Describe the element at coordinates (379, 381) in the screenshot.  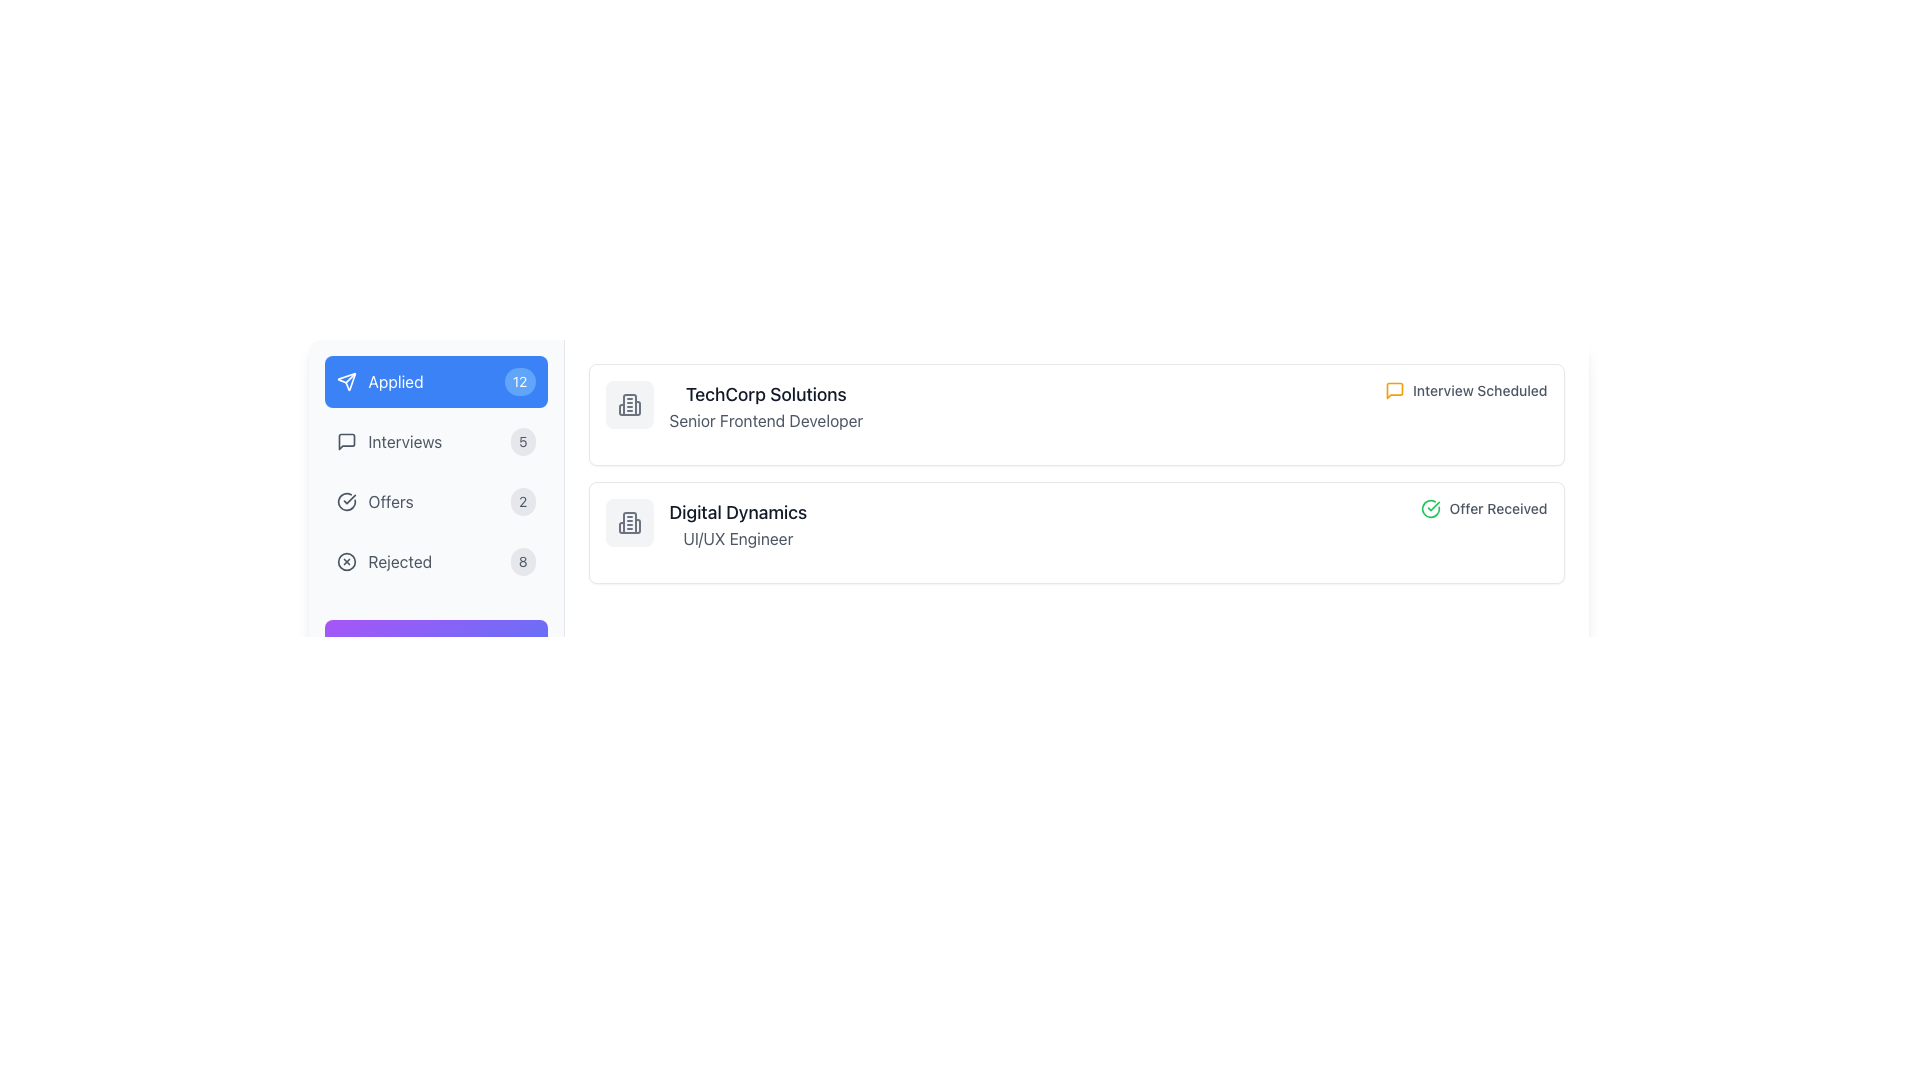
I see `the 'Applied' text label combined with a paper airplane icon located at the top of the vertical menu list in the left sidebar` at that location.